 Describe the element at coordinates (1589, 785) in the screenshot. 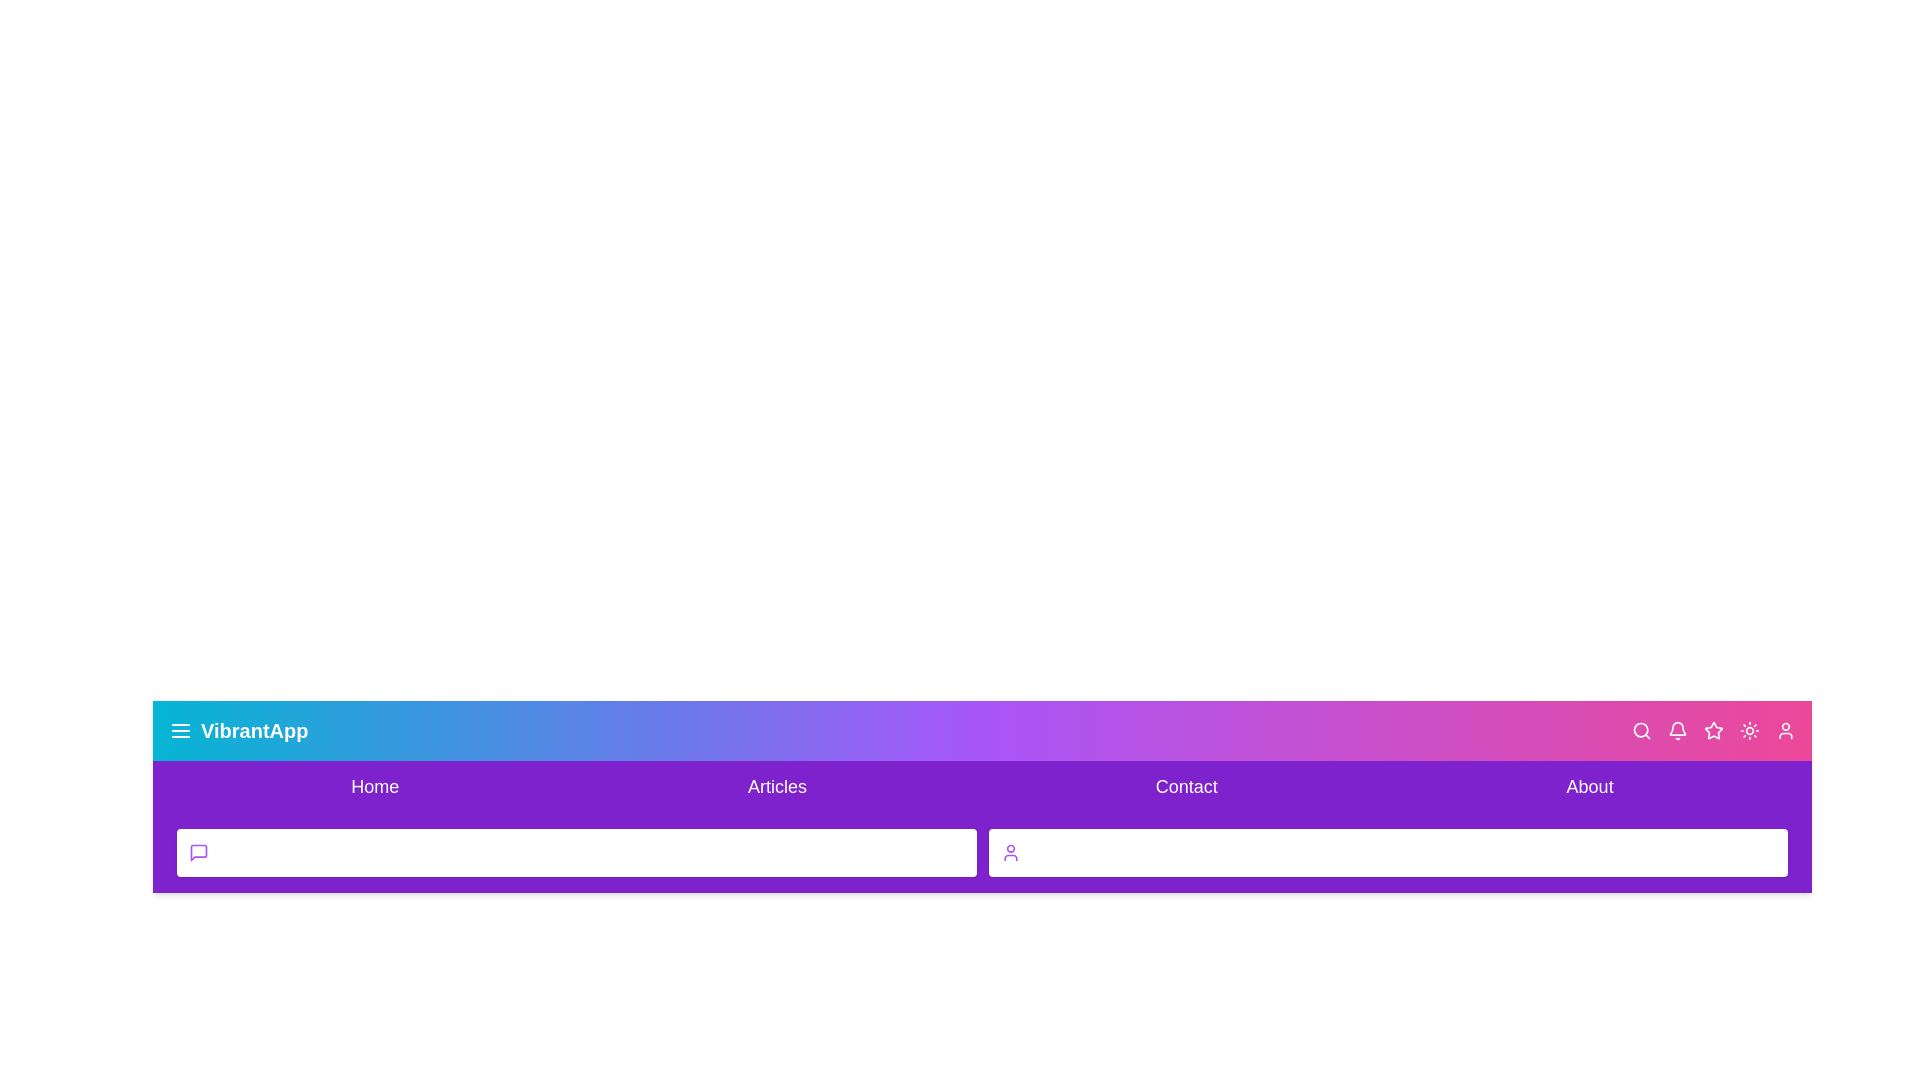

I see `the About navigation link to navigate to the respective section` at that location.